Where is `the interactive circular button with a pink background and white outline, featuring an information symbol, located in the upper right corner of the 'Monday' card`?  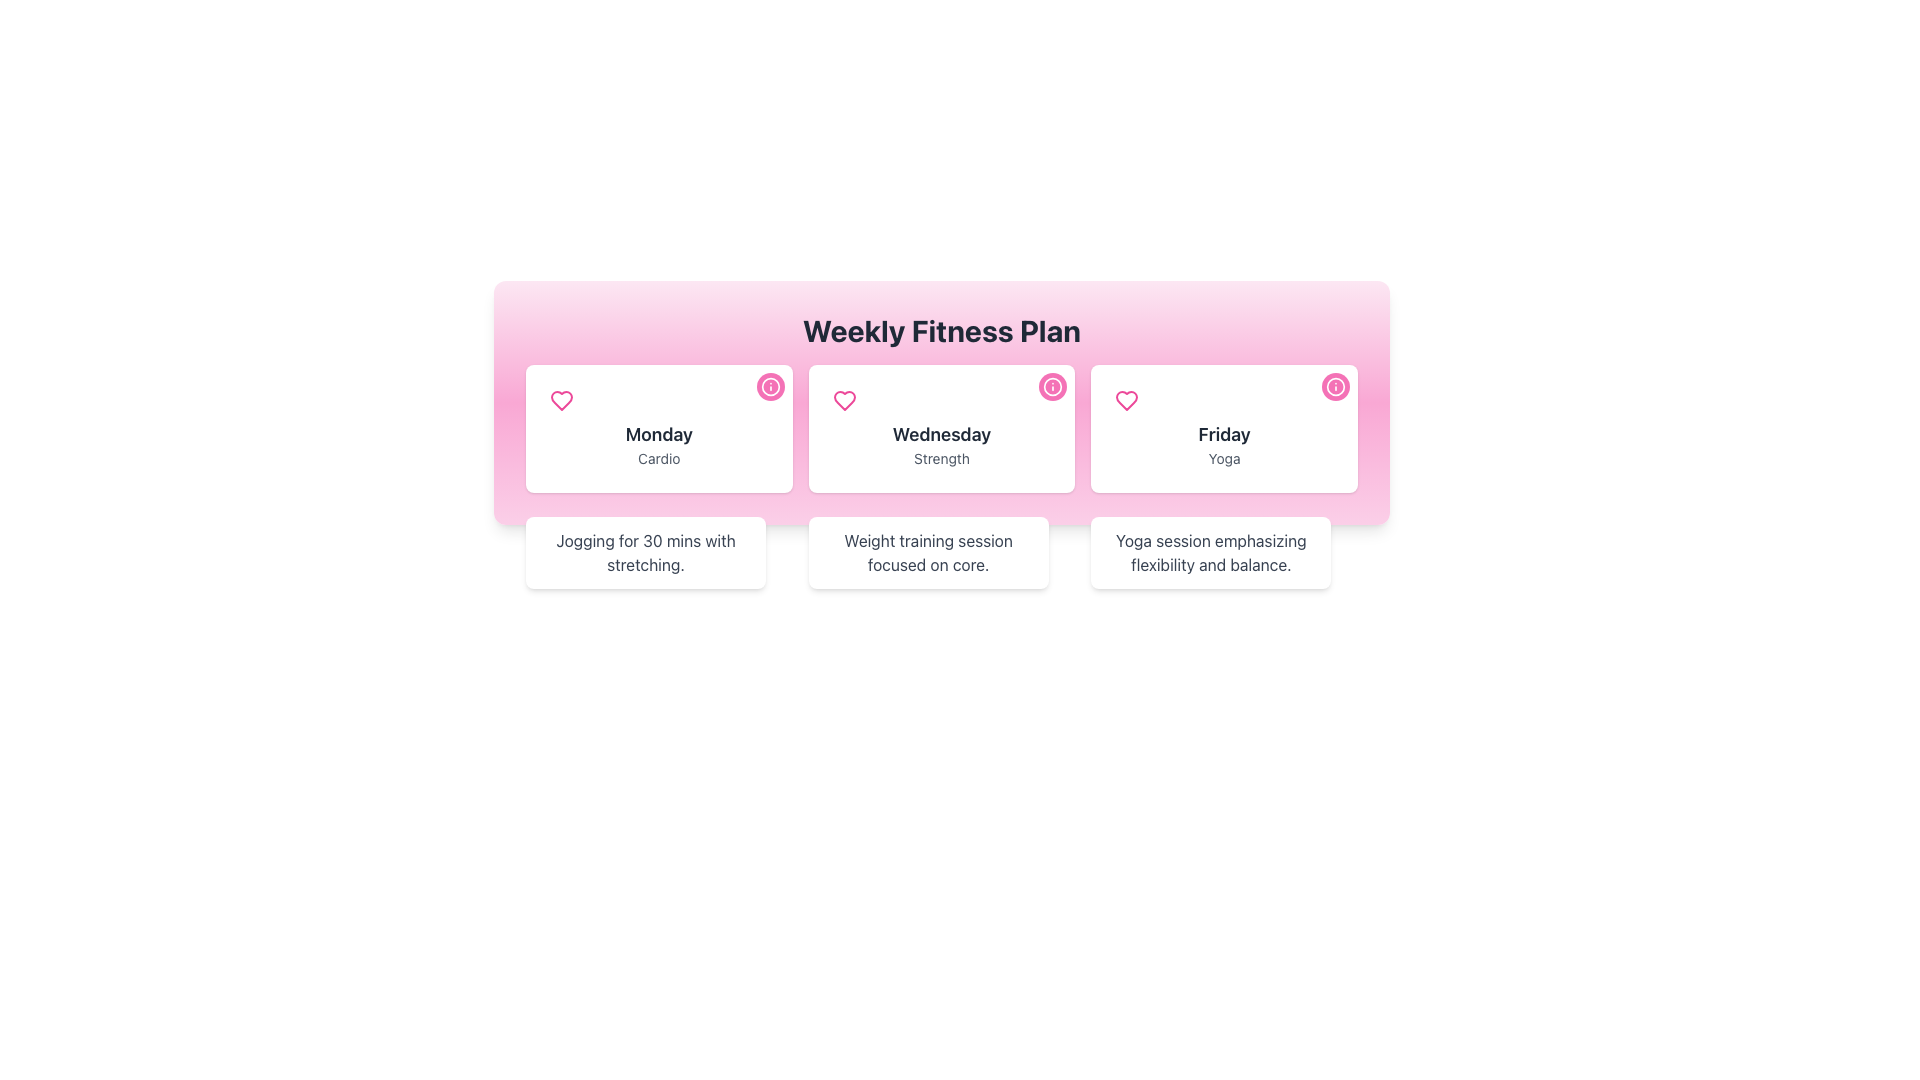 the interactive circular button with a pink background and white outline, featuring an information symbol, located in the upper right corner of the 'Monday' card is located at coordinates (769, 386).